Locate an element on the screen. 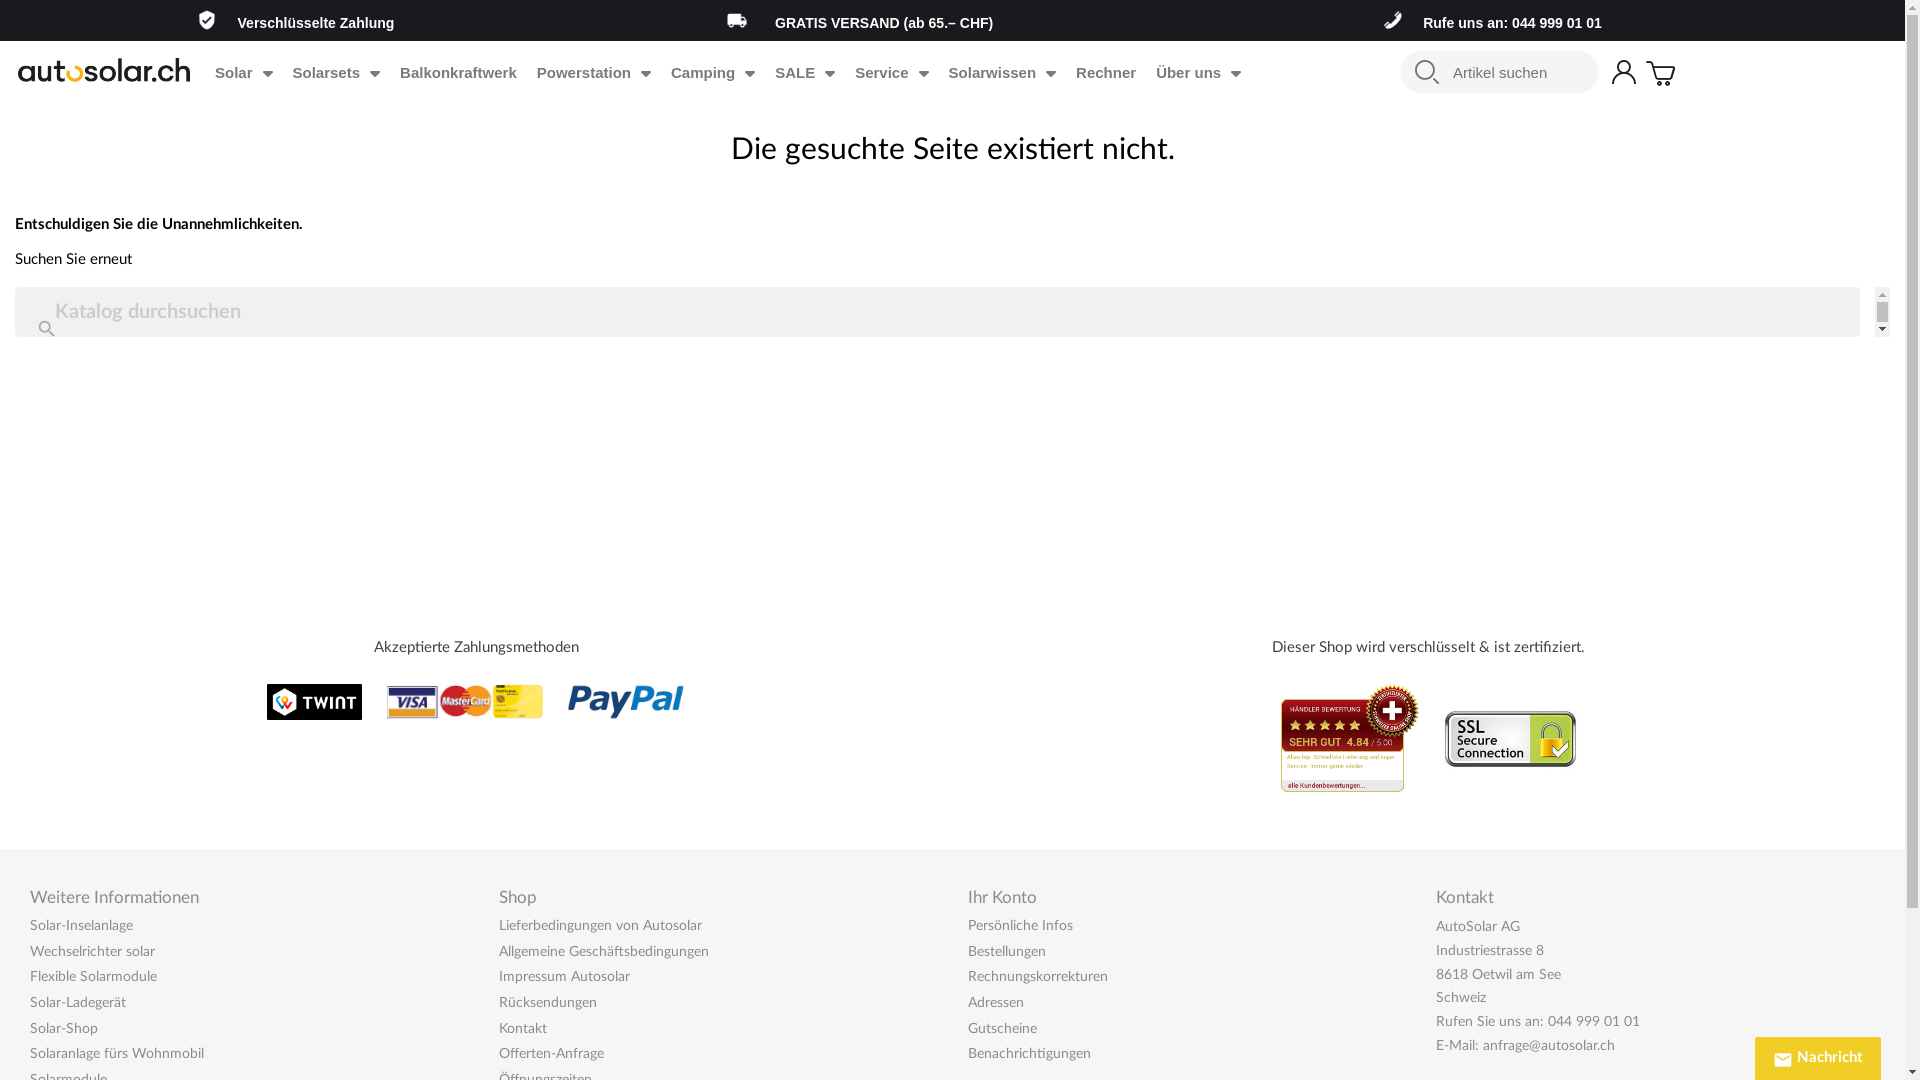 Image resolution: width=1920 pixels, height=1080 pixels. 'Rufe uns an: 044 999 01 01' is located at coordinates (1512, 22).